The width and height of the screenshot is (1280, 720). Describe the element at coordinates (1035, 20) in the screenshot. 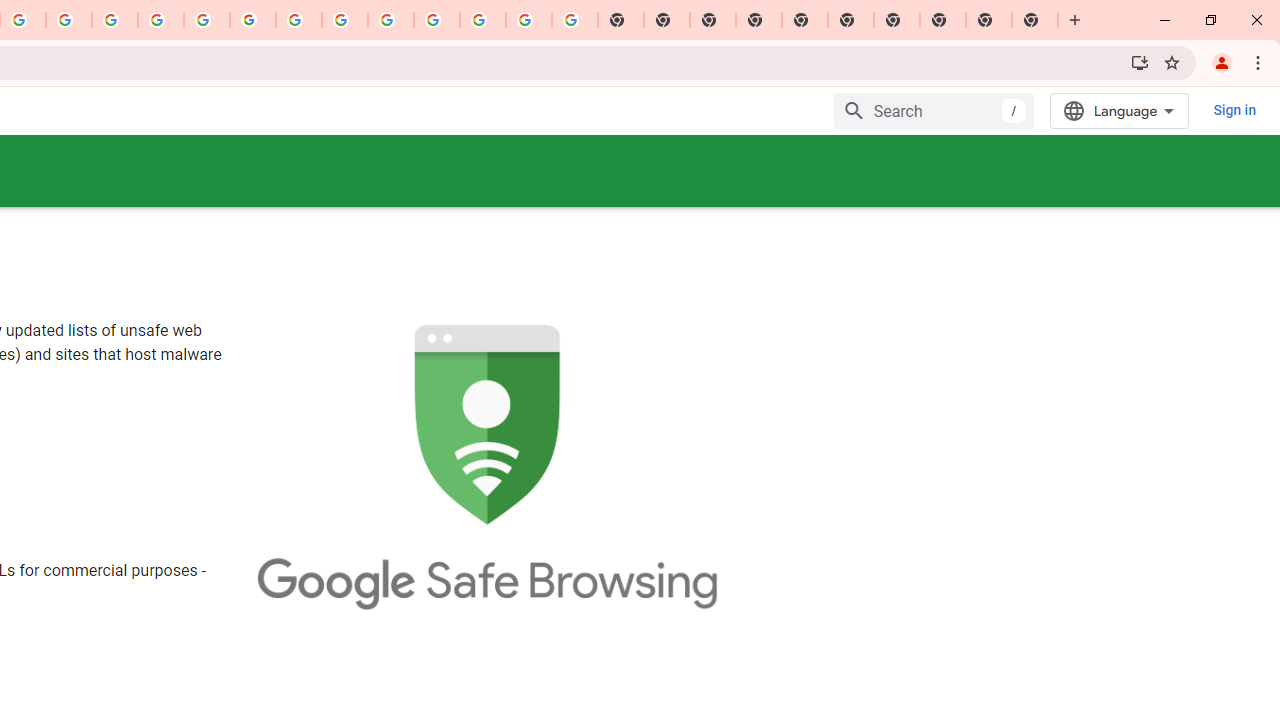

I see `'New Tab'` at that location.